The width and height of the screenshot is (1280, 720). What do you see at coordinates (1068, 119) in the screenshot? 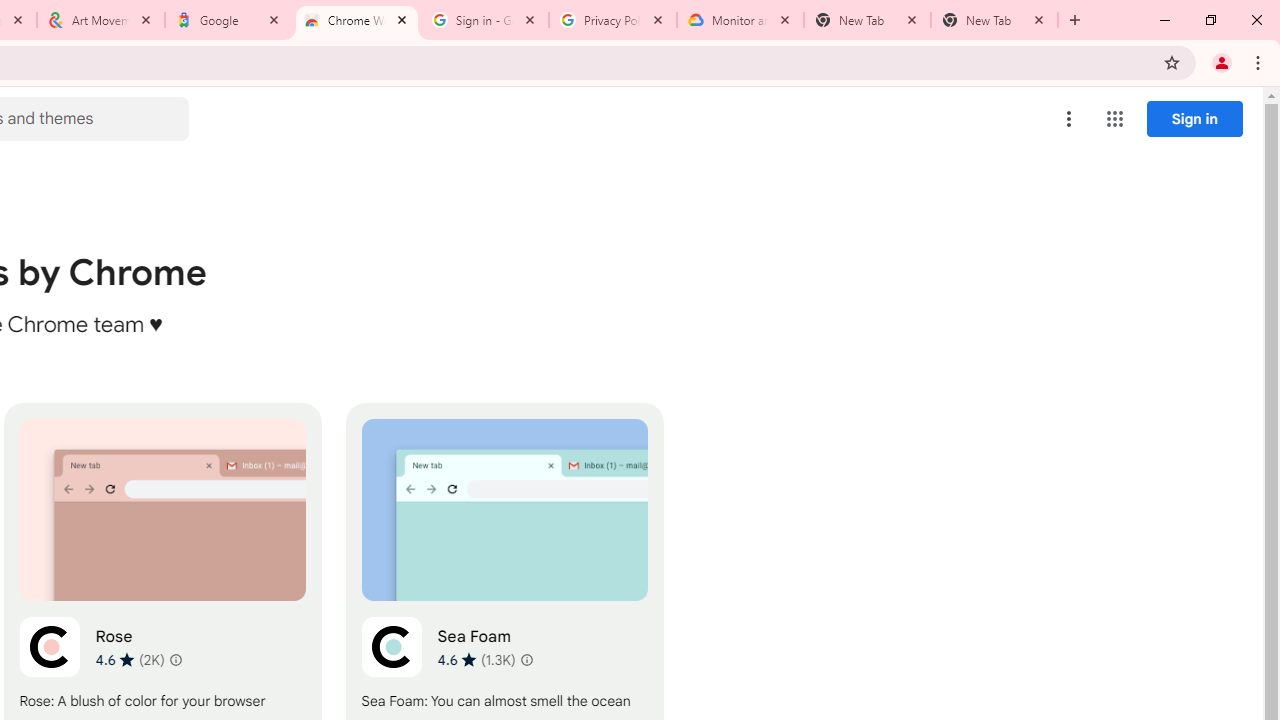
I see `'More options menu'` at bounding box center [1068, 119].